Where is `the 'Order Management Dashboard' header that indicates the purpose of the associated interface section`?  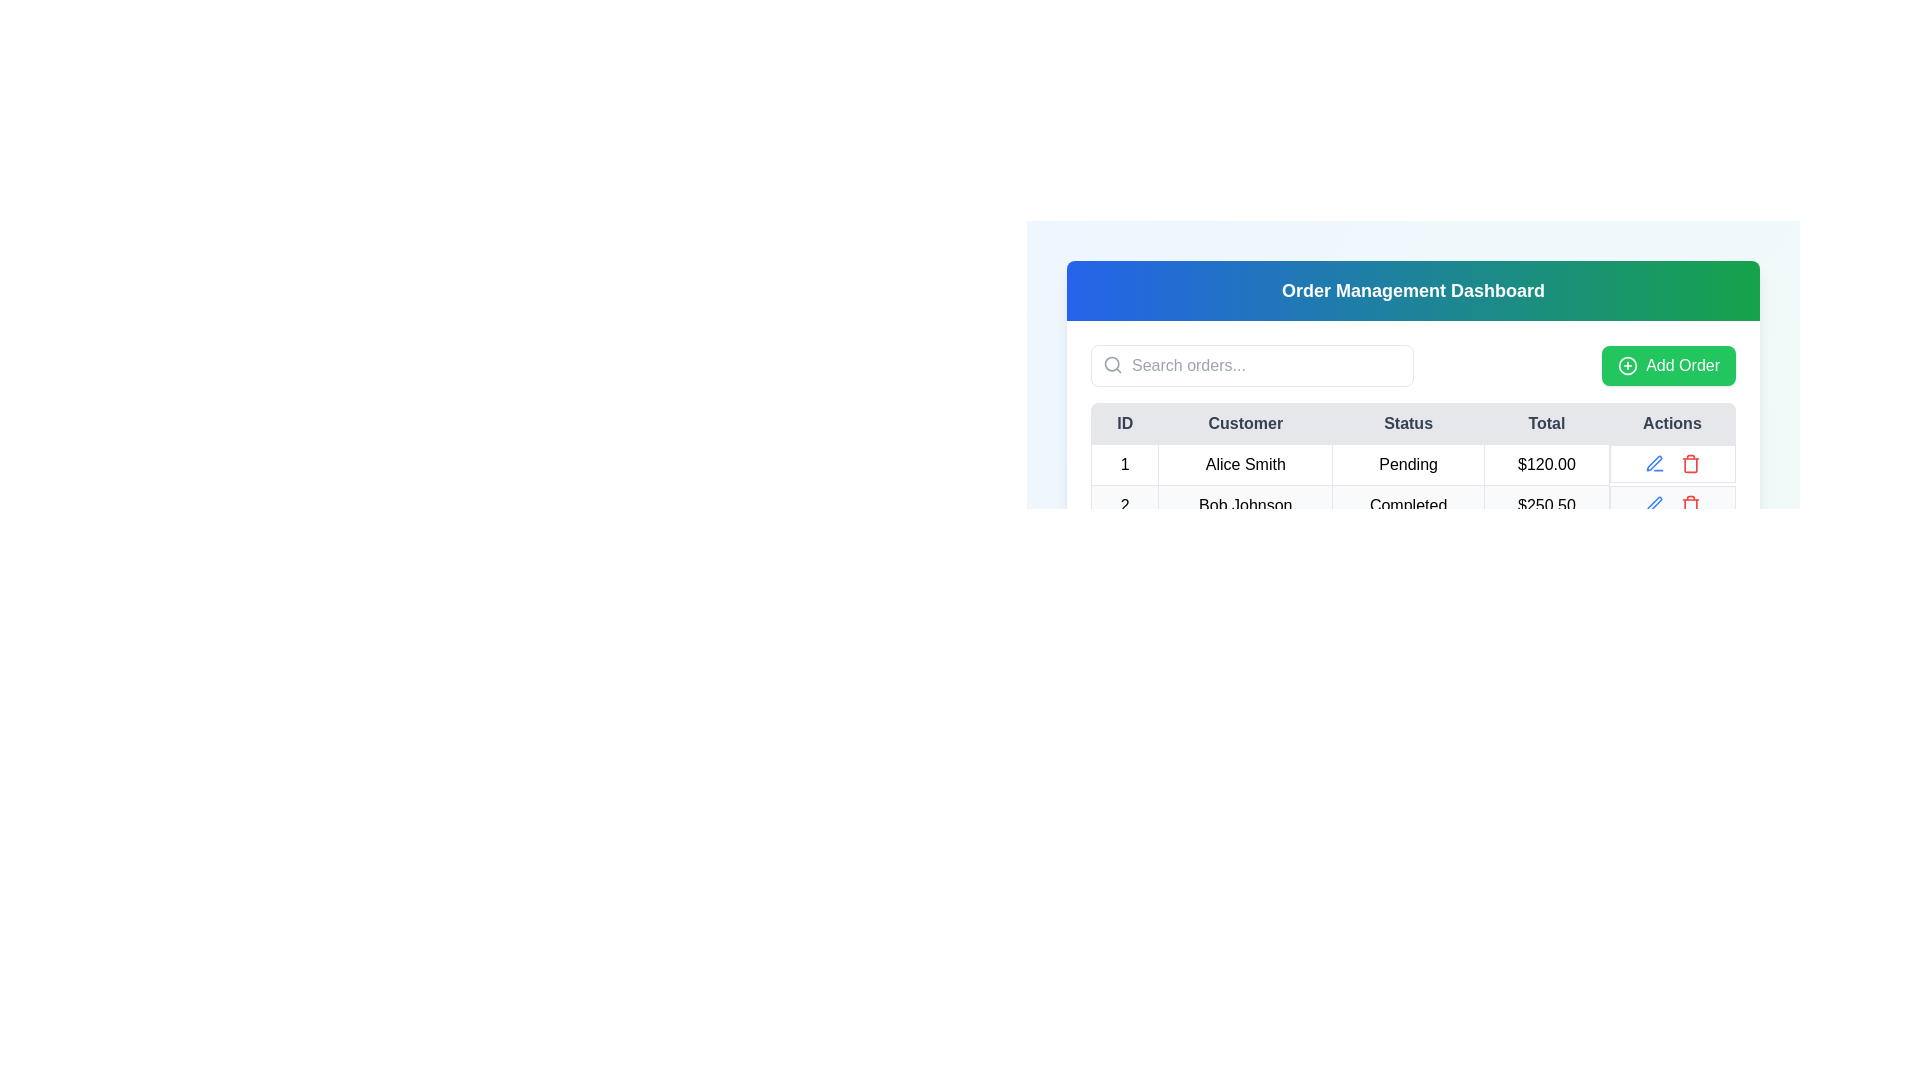 the 'Order Management Dashboard' header that indicates the purpose of the associated interface section is located at coordinates (1412, 290).